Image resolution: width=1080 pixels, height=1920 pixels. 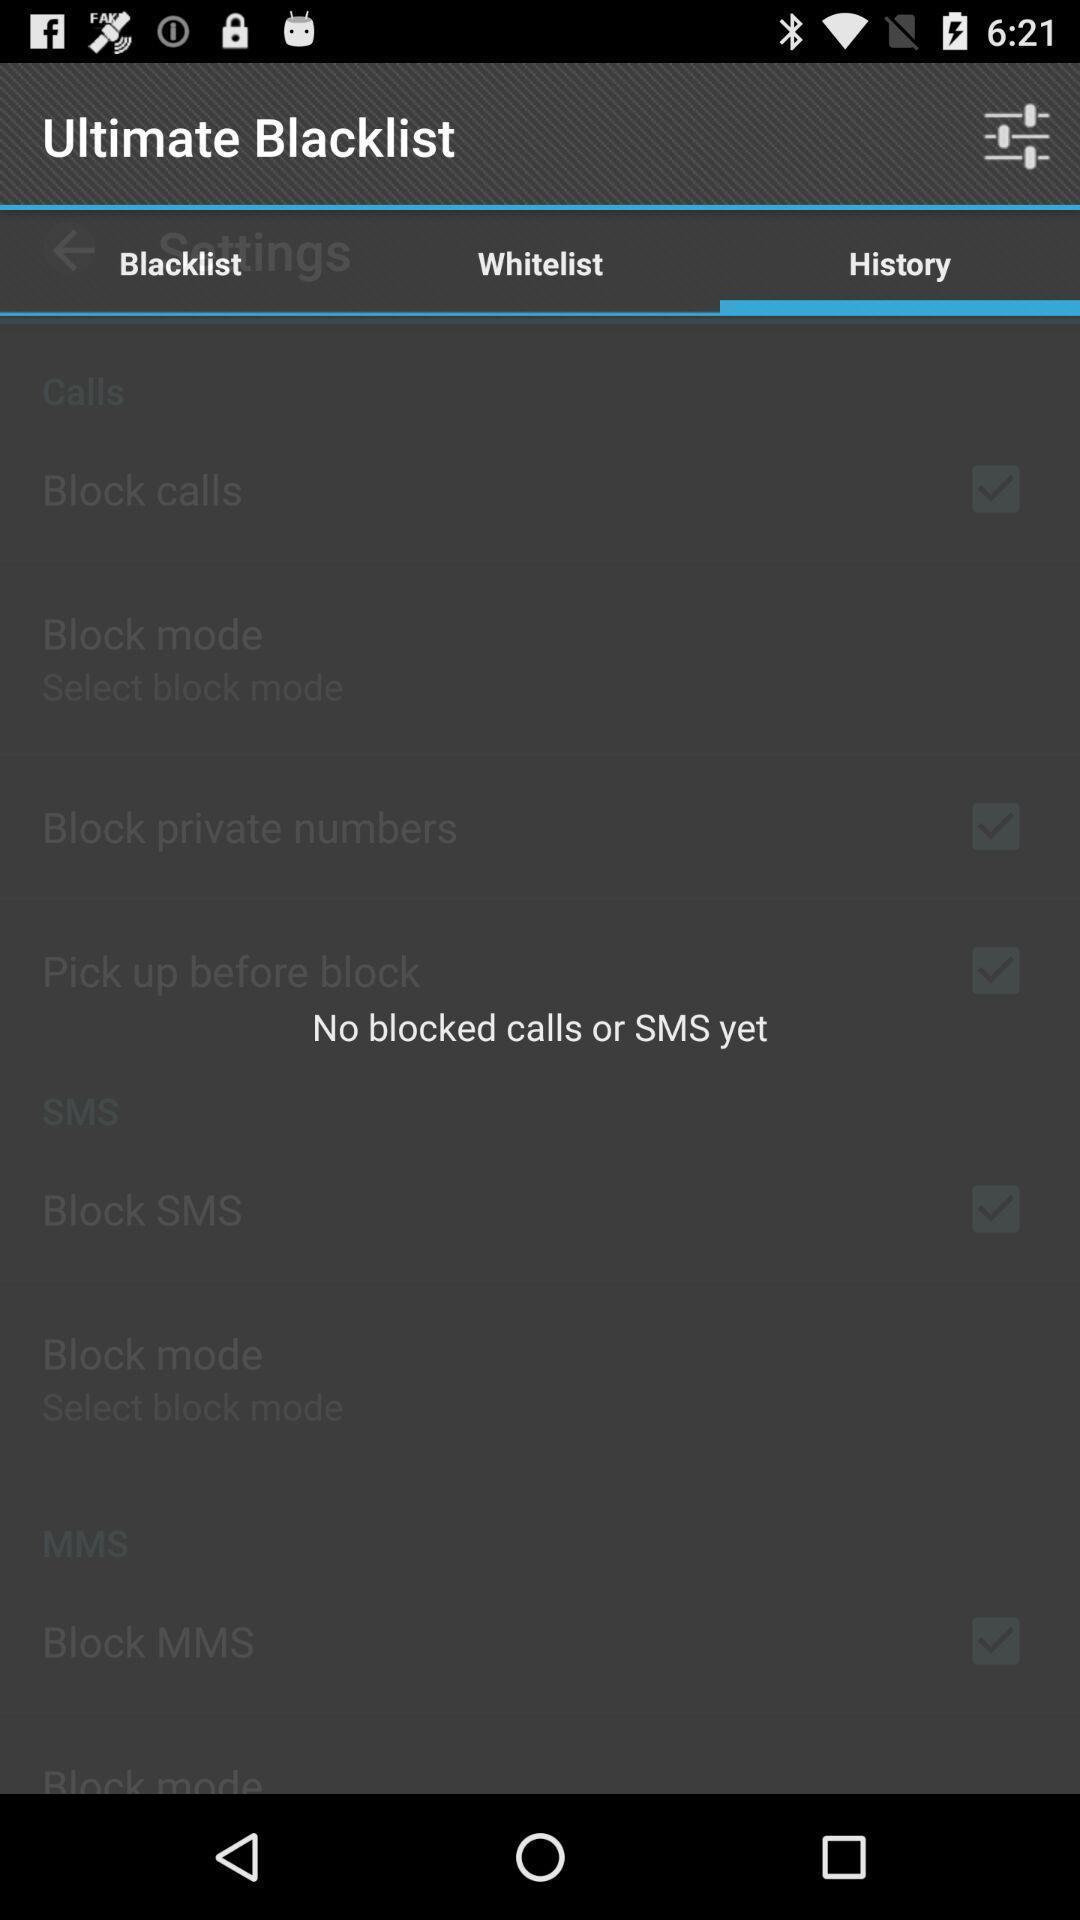 What do you see at coordinates (540, 261) in the screenshot?
I see `the app above the no blocked calls item` at bounding box center [540, 261].